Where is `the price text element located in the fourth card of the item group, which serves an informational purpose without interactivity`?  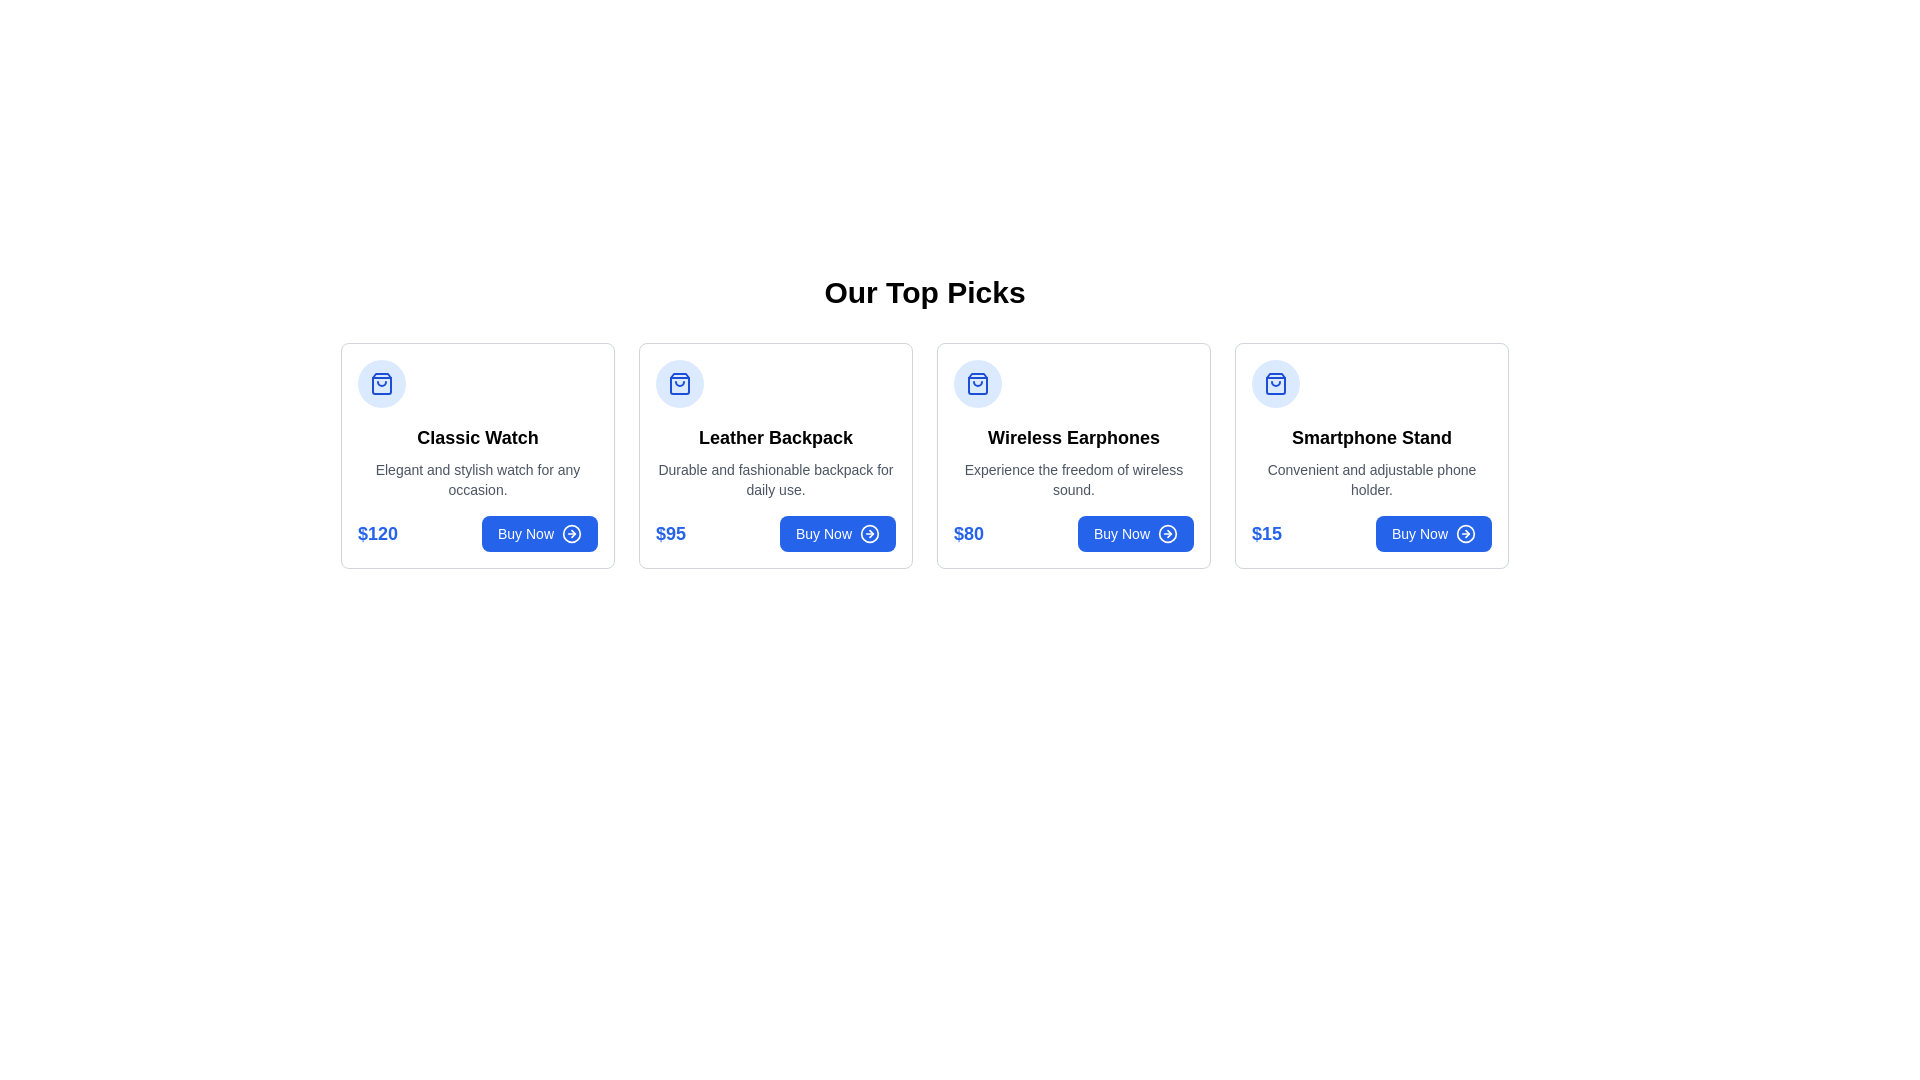 the price text element located in the fourth card of the item group, which serves an informational purpose without interactivity is located at coordinates (1266, 532).